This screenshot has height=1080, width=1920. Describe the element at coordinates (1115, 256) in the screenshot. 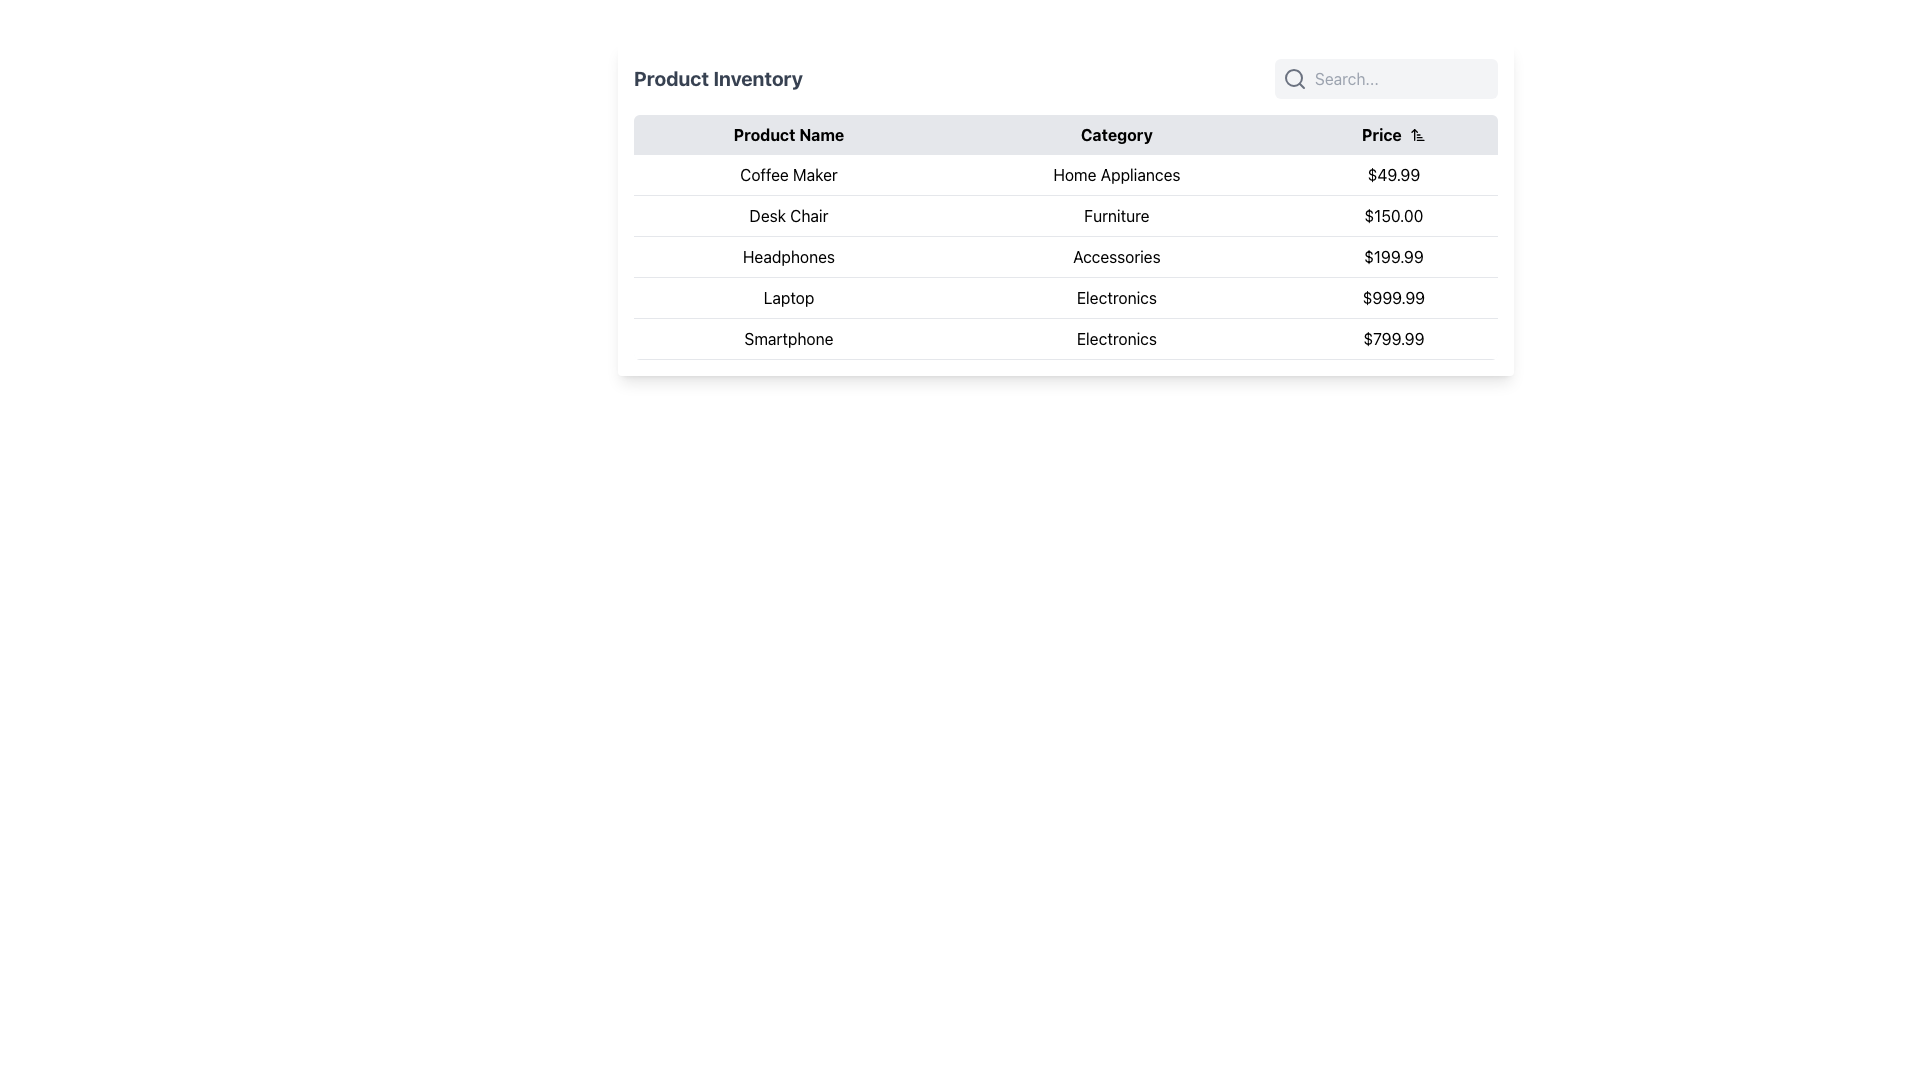

I see `the text label displaying 'Accessories' in the 'Category' column corresponding to 'Headphones'` at that location.